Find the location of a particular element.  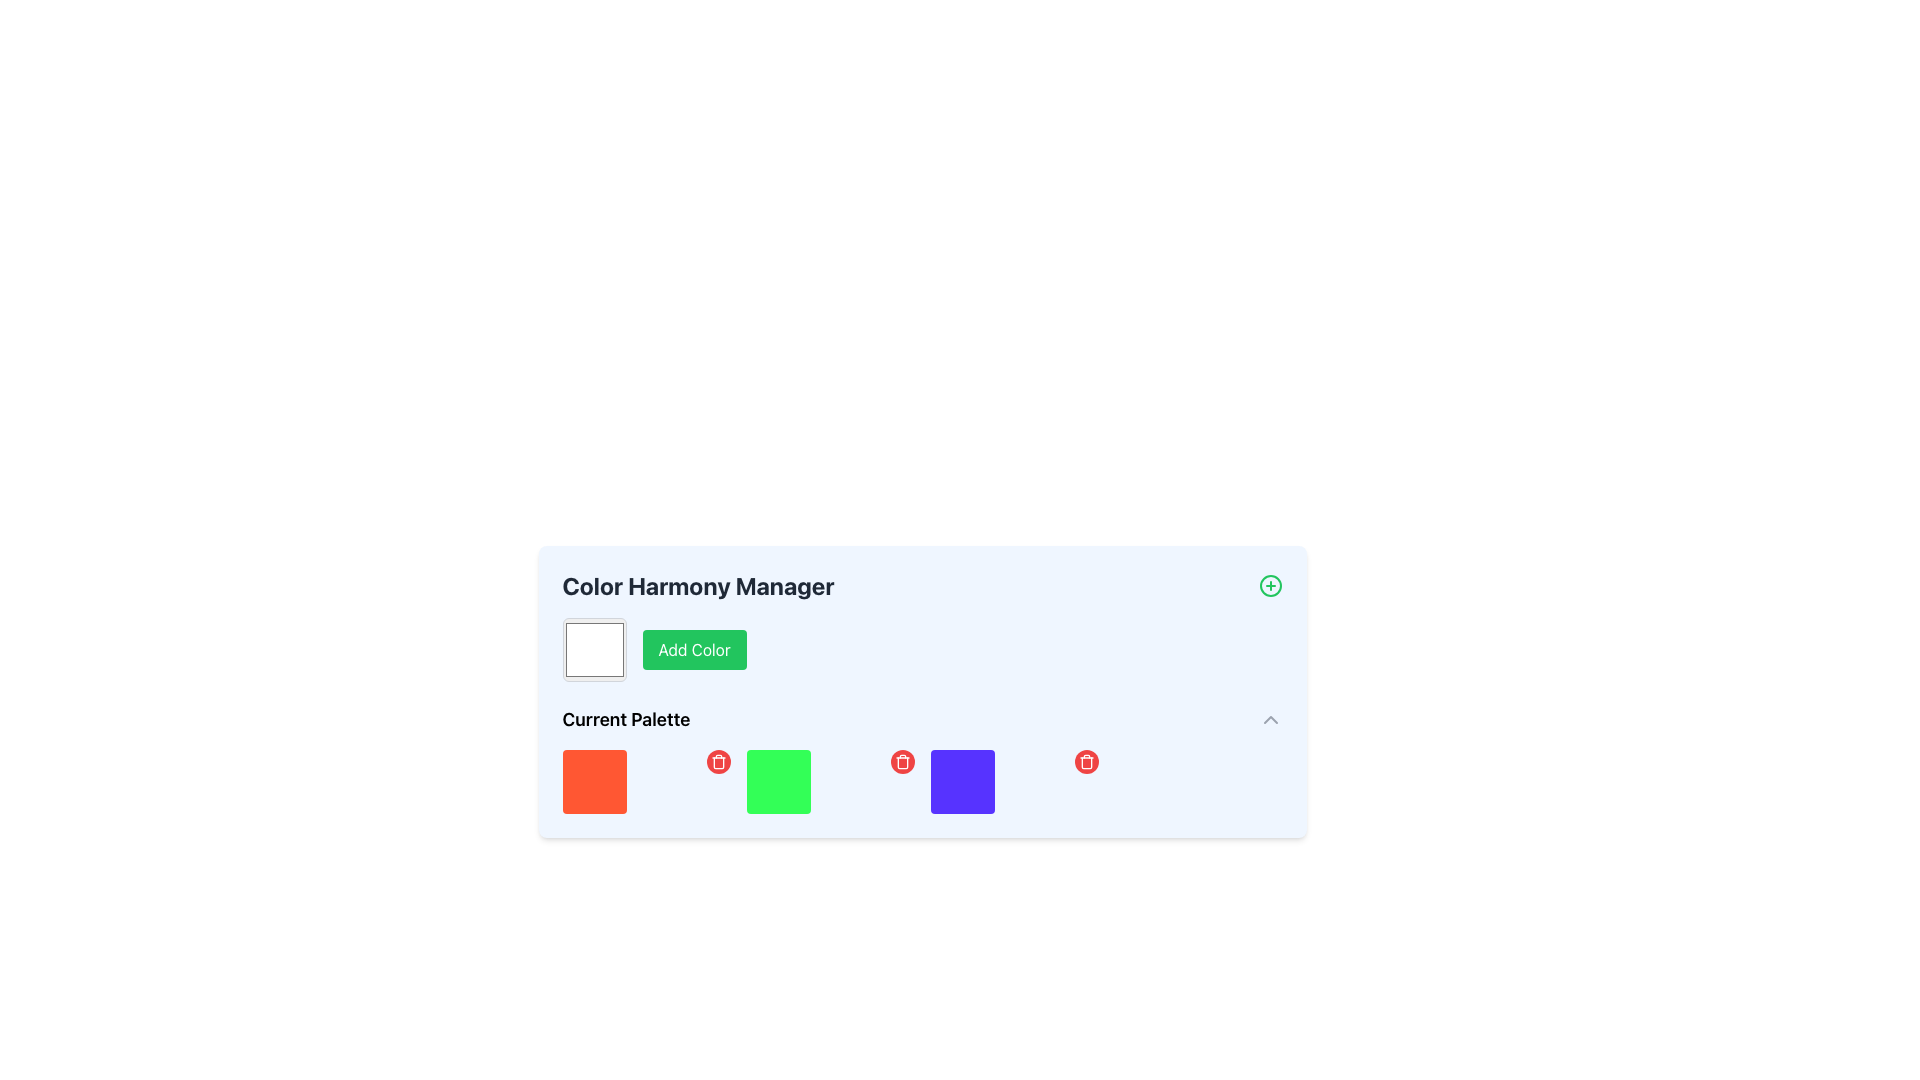

the delete button associated with the purple color tile in the Current Palette section is located at coordinates (1014, 781).